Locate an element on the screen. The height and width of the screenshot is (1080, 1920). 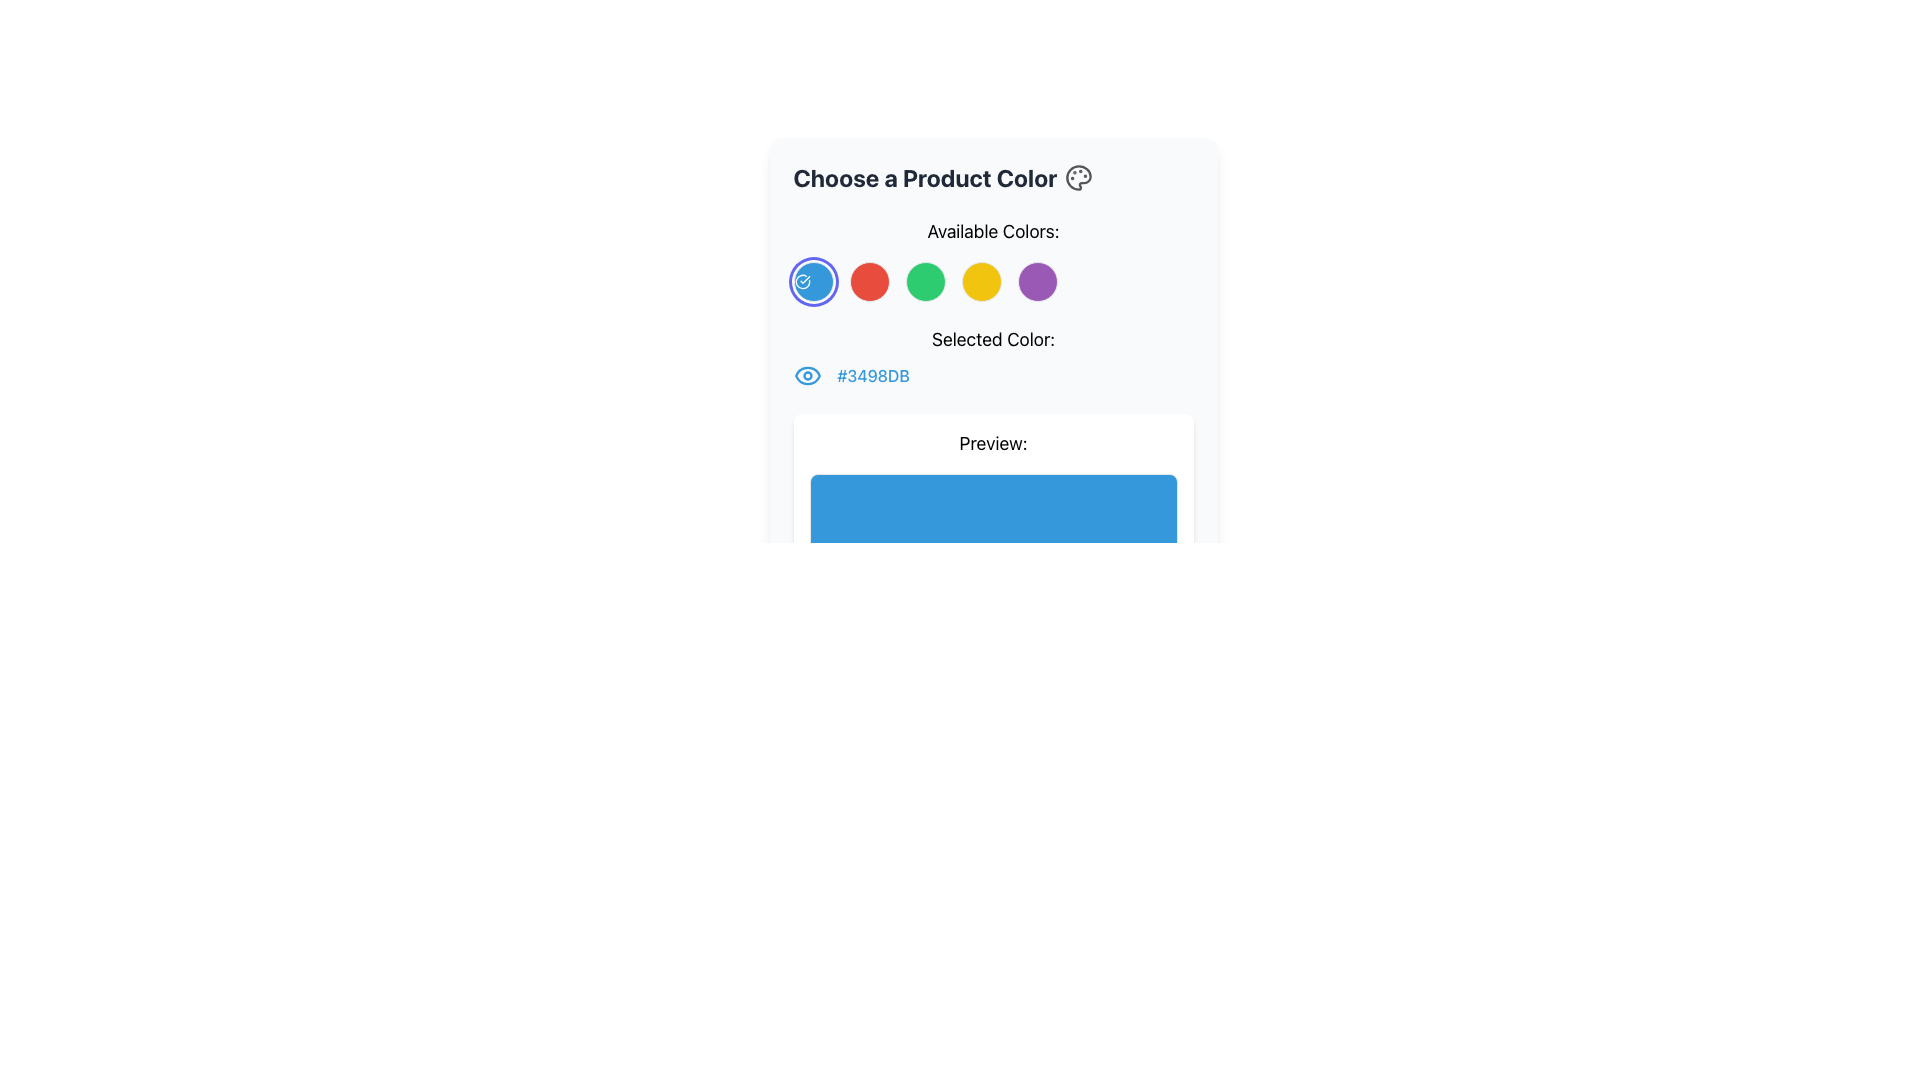
the circular palette icon located in the upper part of the UI card, near the title 'Choose a Product Color', aligned to the right side is located at coordinates (1078, 176).